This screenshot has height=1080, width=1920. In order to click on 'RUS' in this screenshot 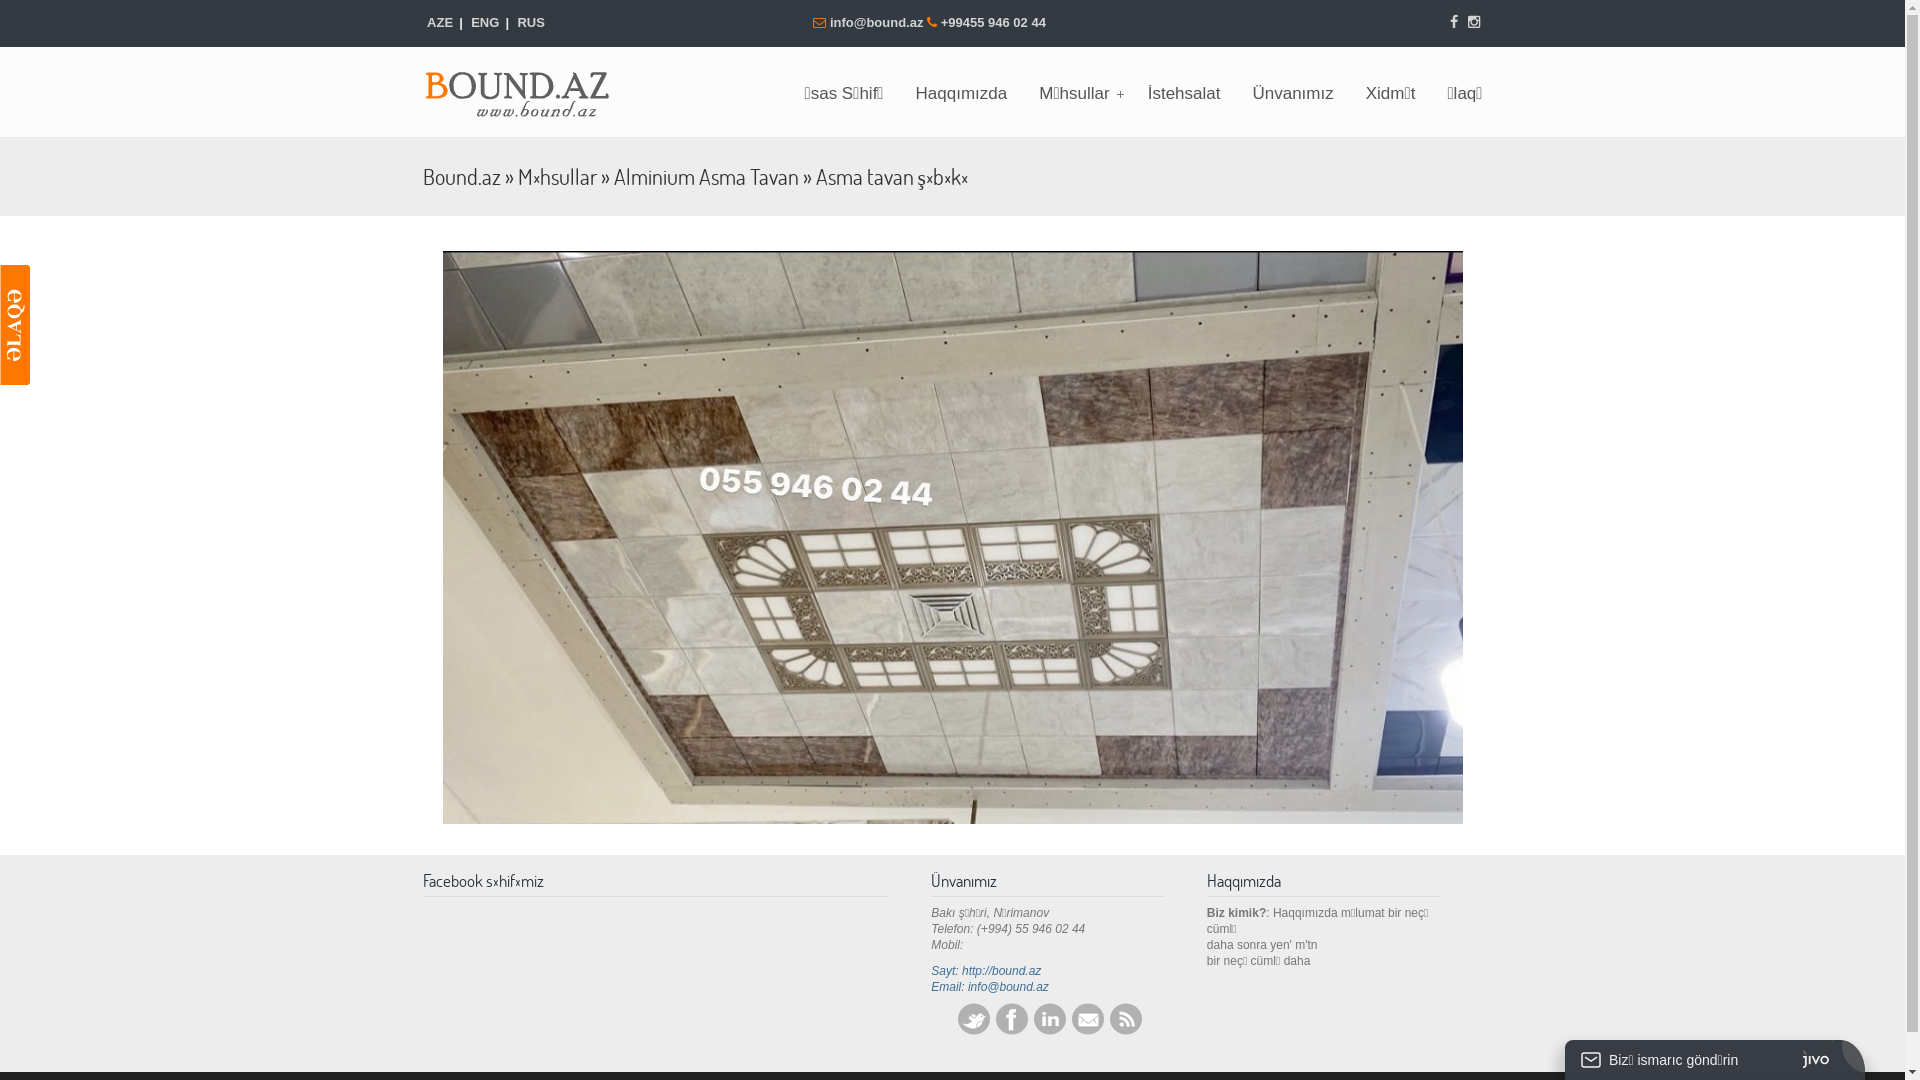, I will do `click(531, 22)`.